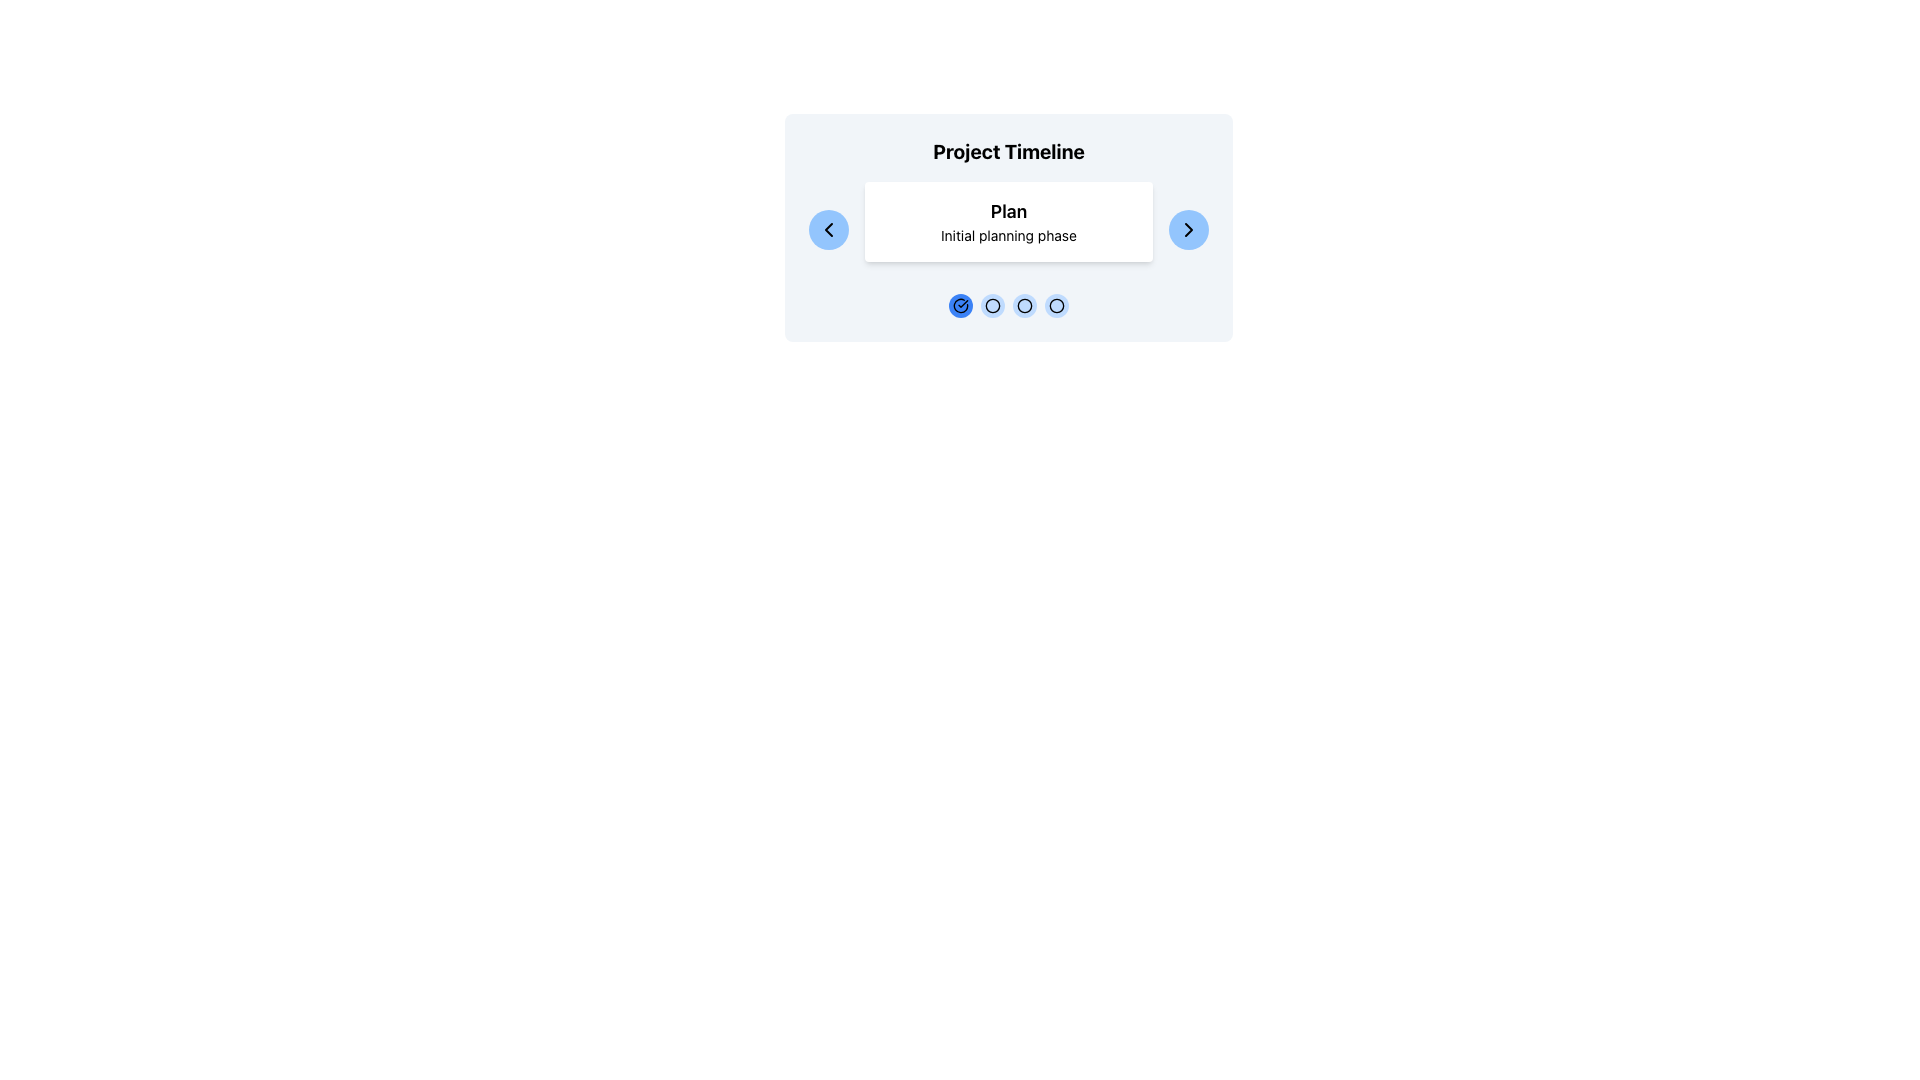 The image size is (1920, 1080). I want to click on the circular icon with a check mark inside, which has a blue background and is the first of four step indicators for the 'Project Timeline', so click(960, 305).